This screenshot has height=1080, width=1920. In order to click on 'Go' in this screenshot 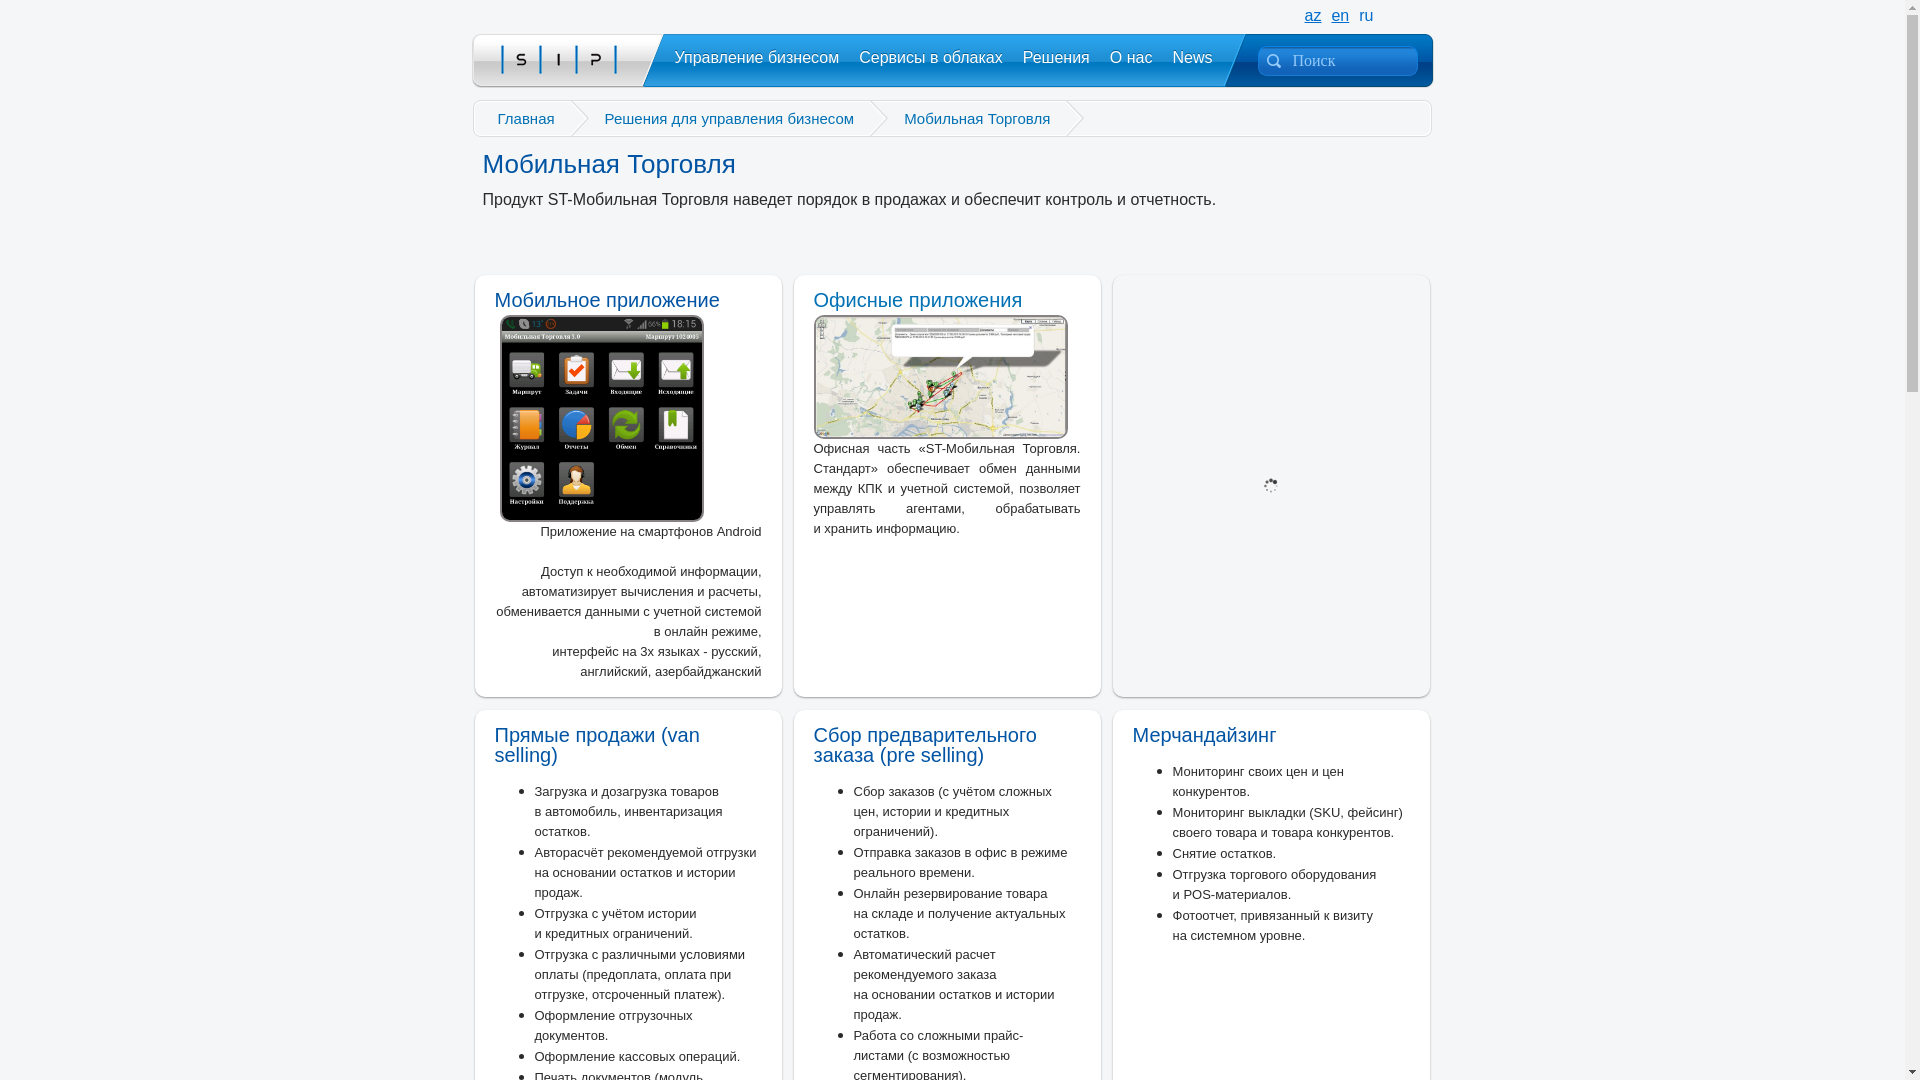, I will do `click(0, 15)`.